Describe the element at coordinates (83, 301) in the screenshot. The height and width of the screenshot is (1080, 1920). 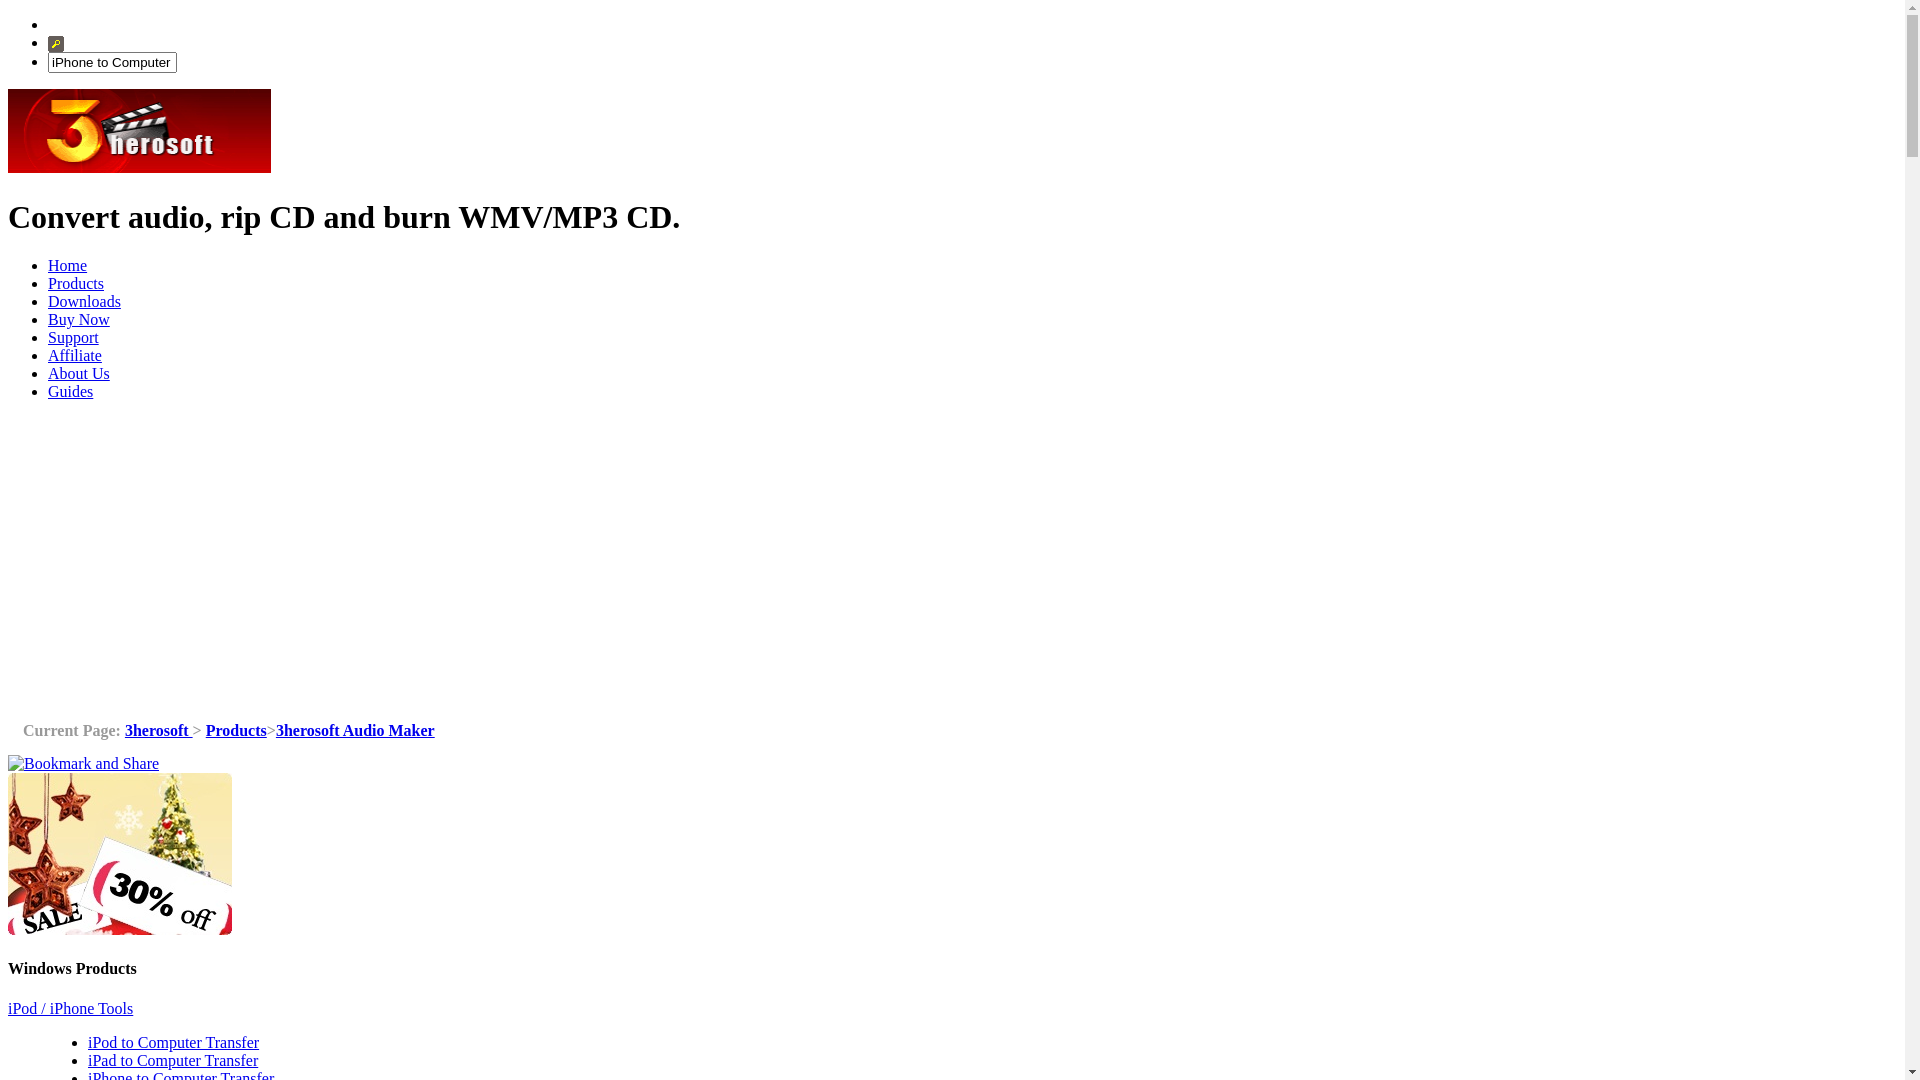
I see `'Downloads'` at that location.